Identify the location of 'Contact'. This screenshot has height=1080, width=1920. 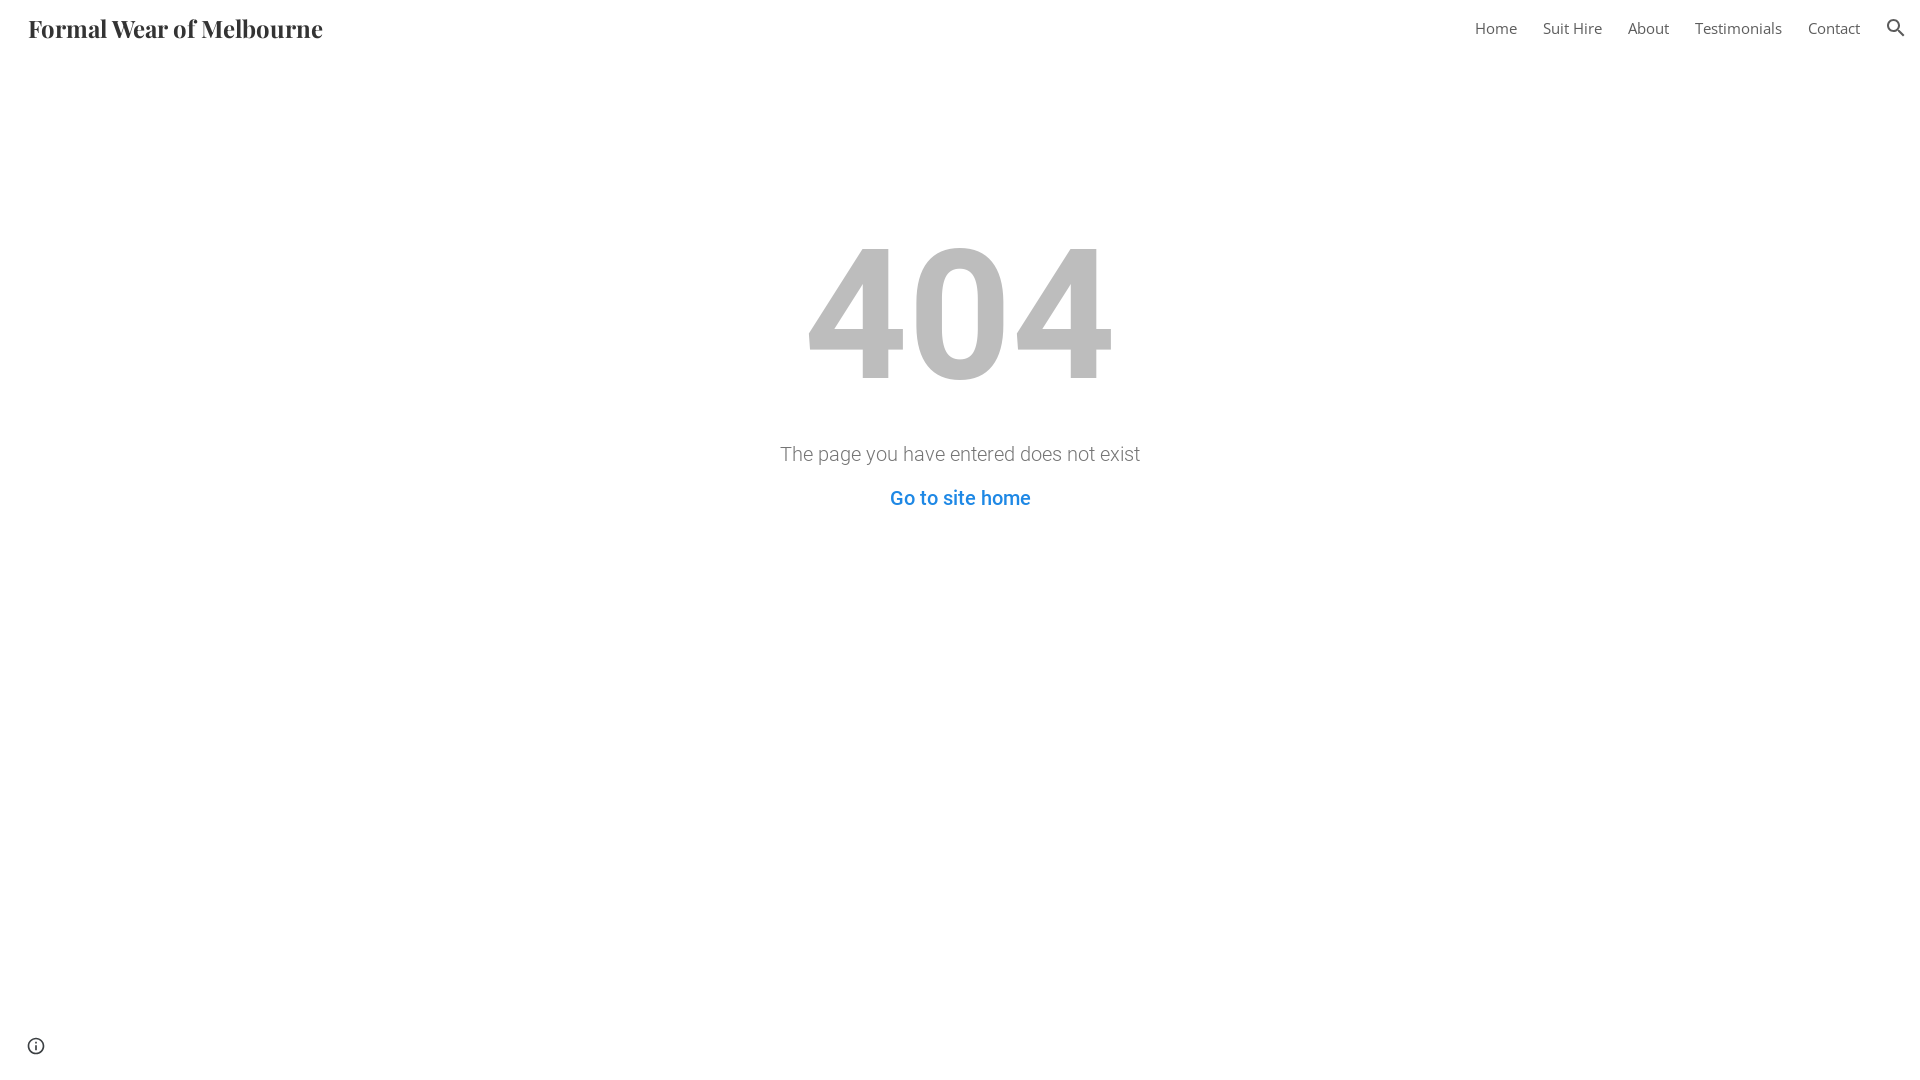
(1833, 27).